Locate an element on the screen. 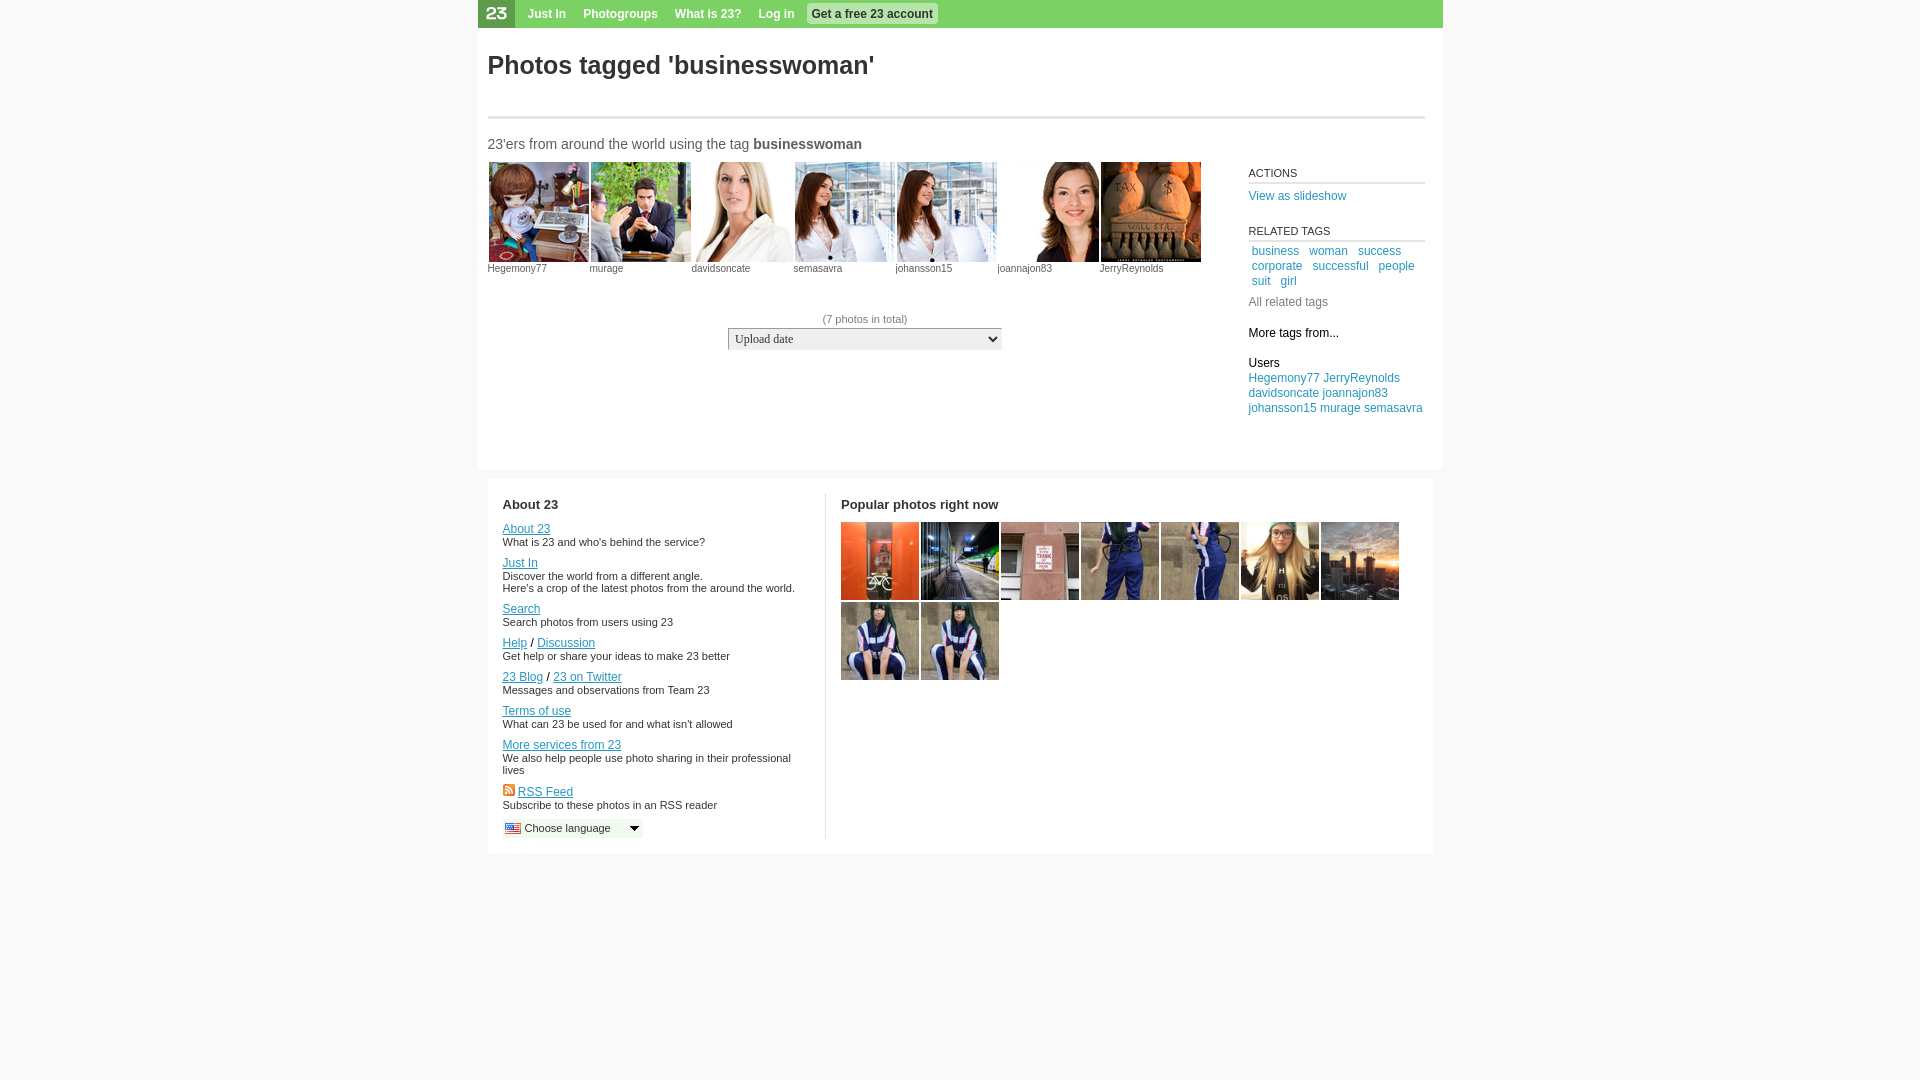 The image size is (1920, 1080). 'Search' is located at coordinates (521, 608).